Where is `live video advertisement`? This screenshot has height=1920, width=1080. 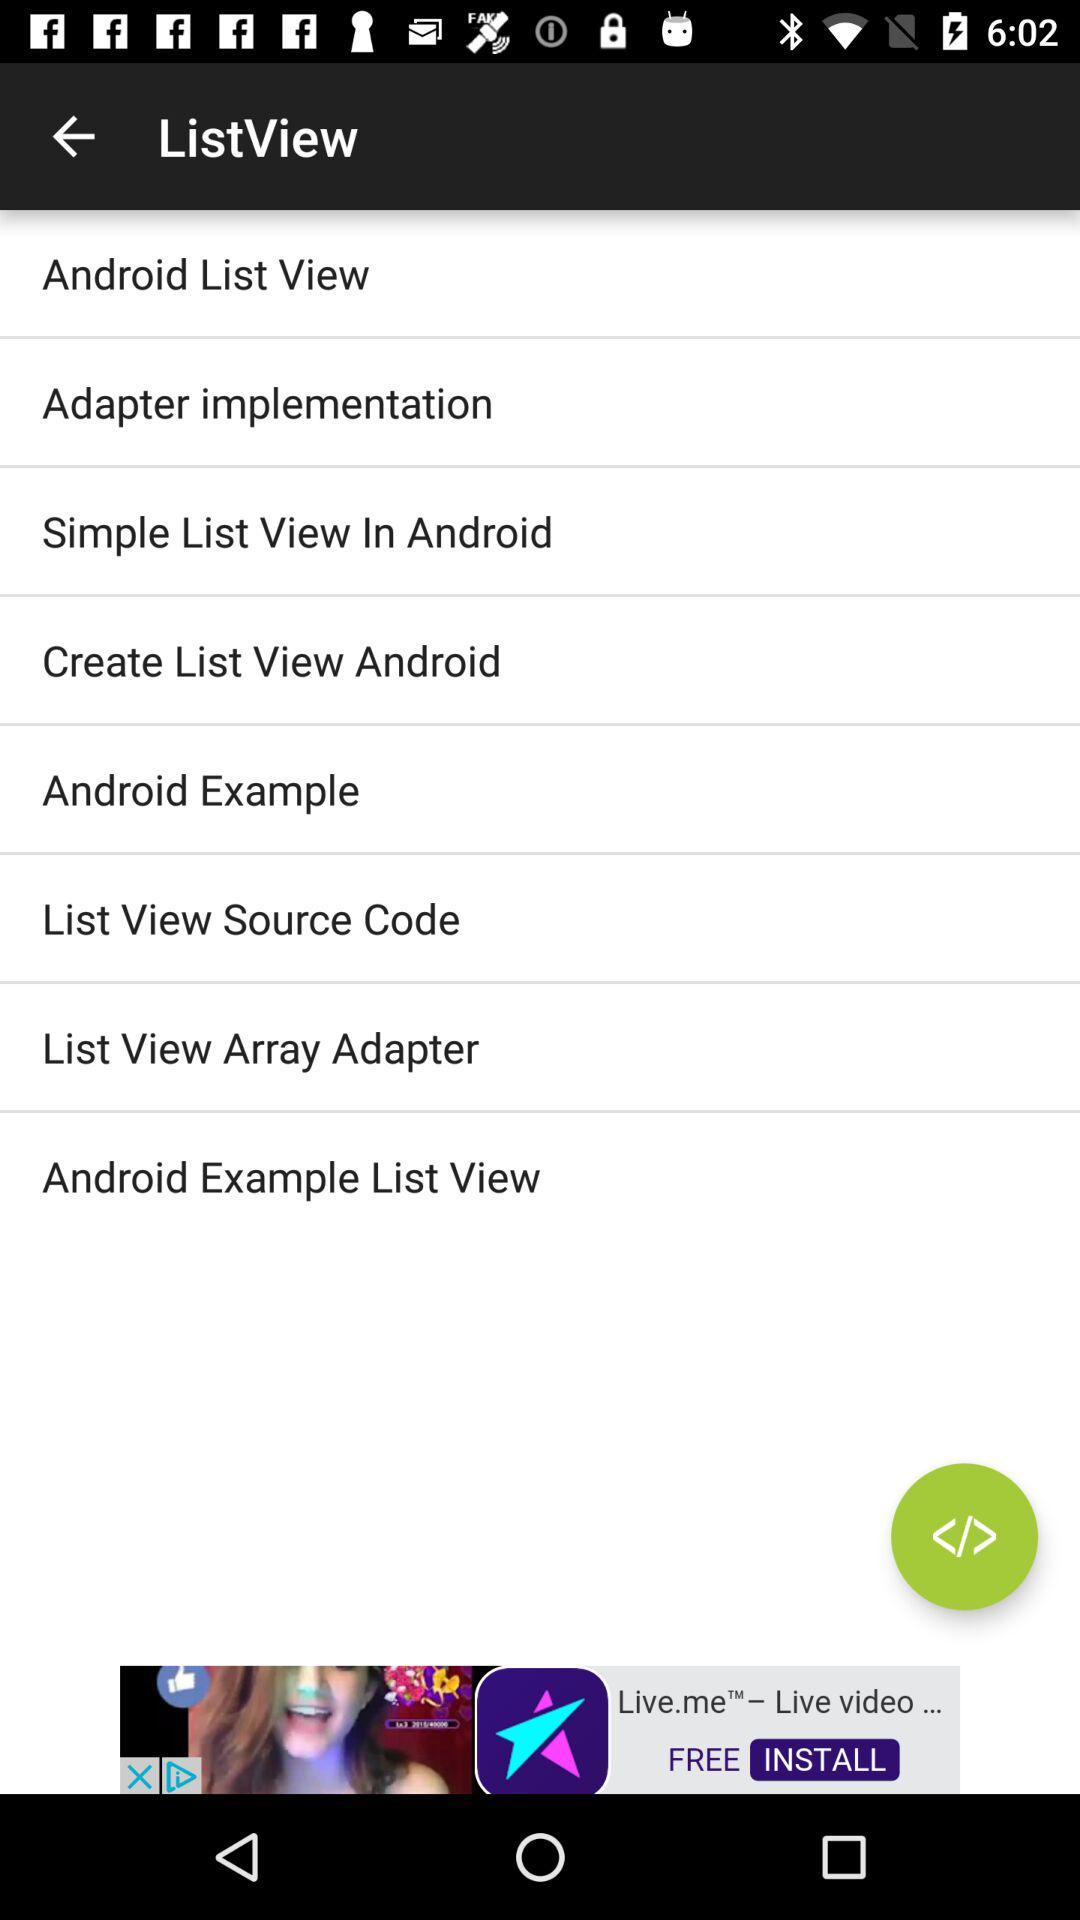 live video advertisement is located at coordinates (540, 1727).